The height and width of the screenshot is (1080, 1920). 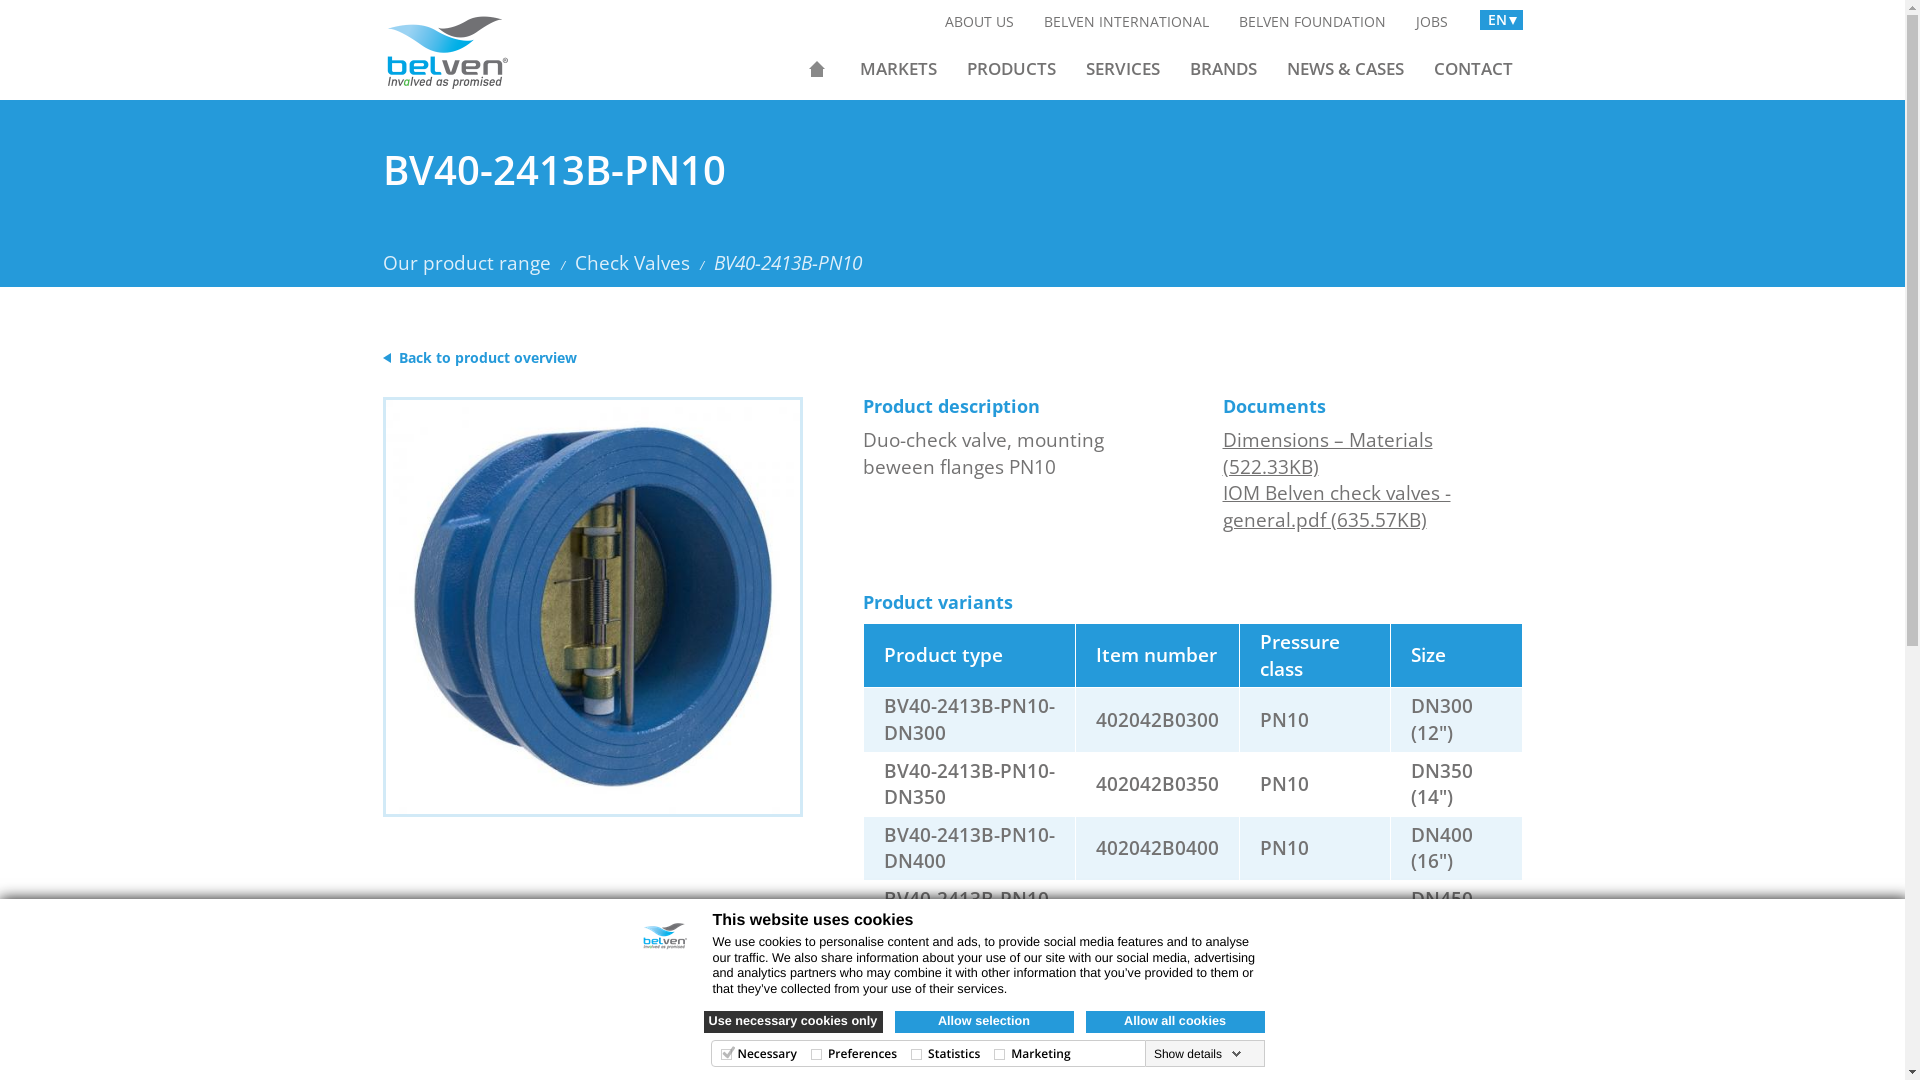 I want to click on 'BELVEN INTERNATIONAL', so click(x=1125, y=22).